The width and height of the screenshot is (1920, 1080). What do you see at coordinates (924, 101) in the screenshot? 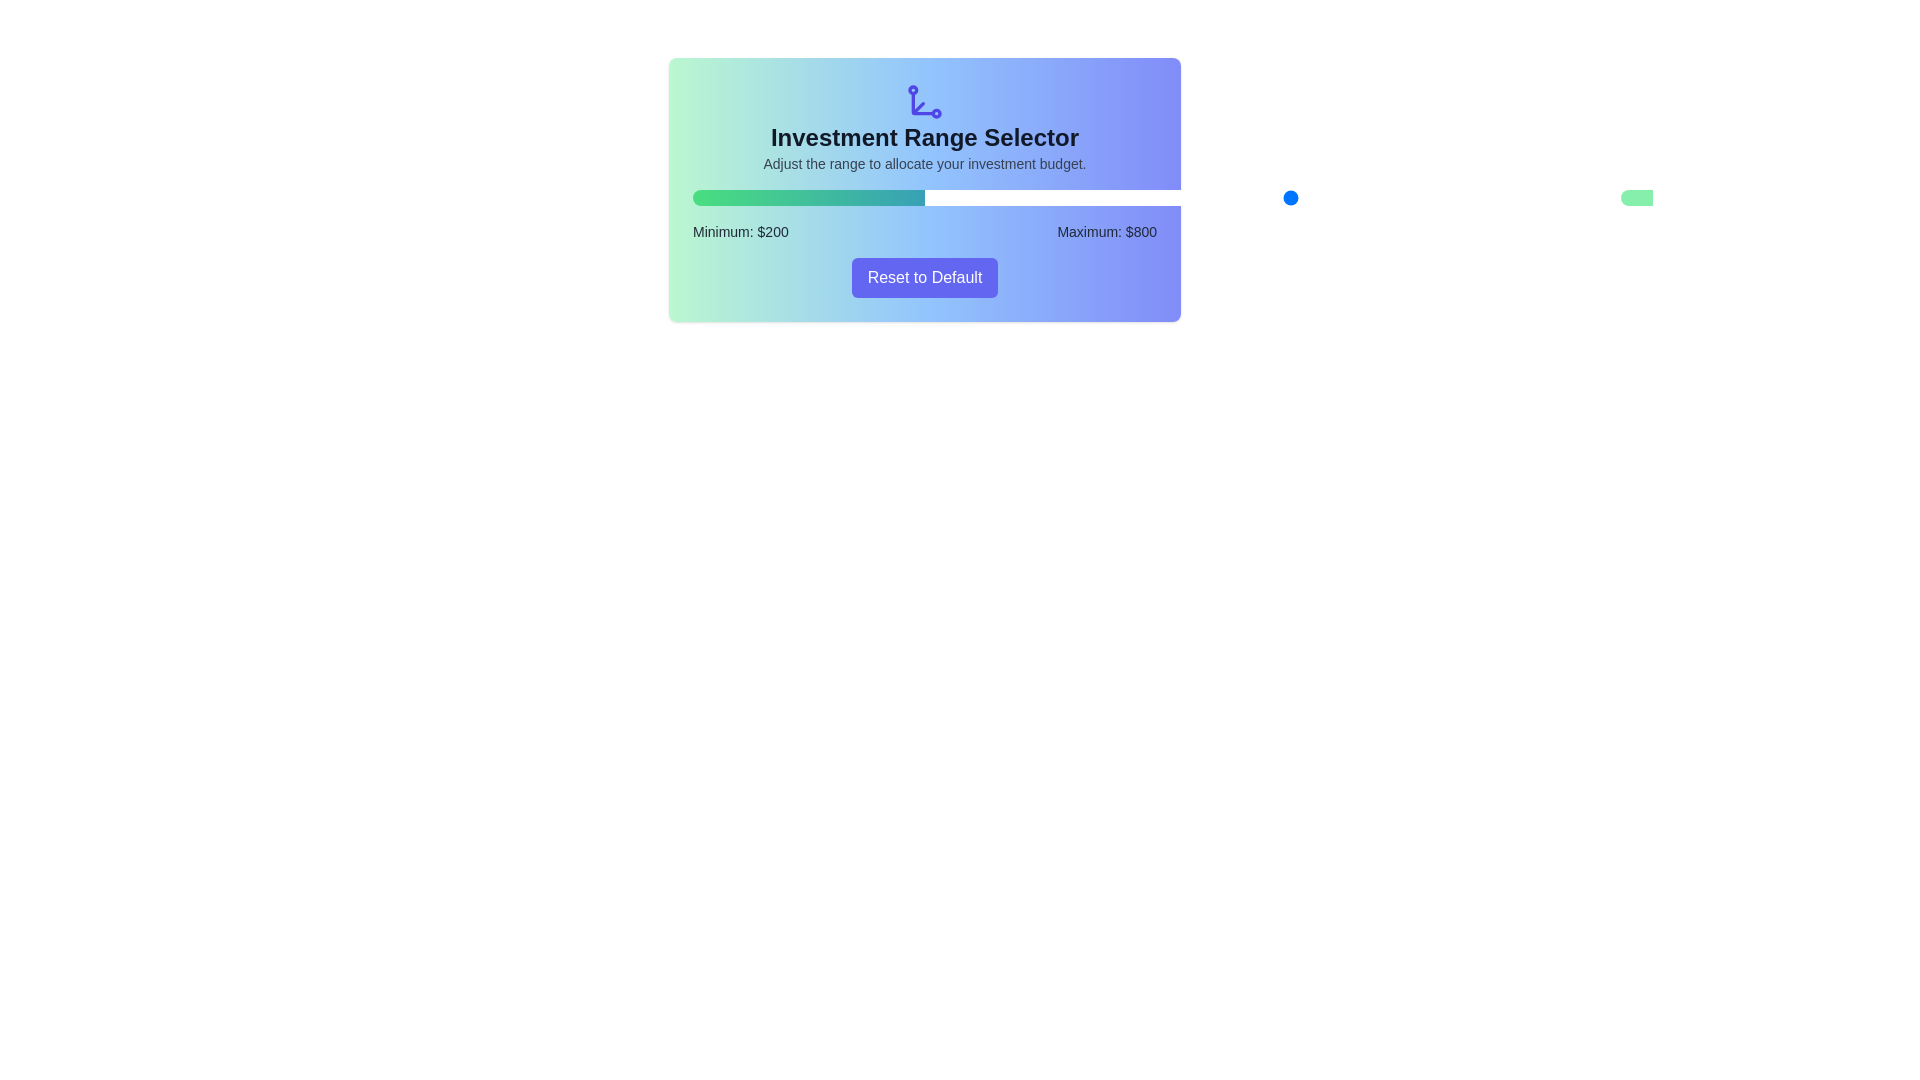
I see `the header icon to trigger its functionality` at bounding box center [924, 101].